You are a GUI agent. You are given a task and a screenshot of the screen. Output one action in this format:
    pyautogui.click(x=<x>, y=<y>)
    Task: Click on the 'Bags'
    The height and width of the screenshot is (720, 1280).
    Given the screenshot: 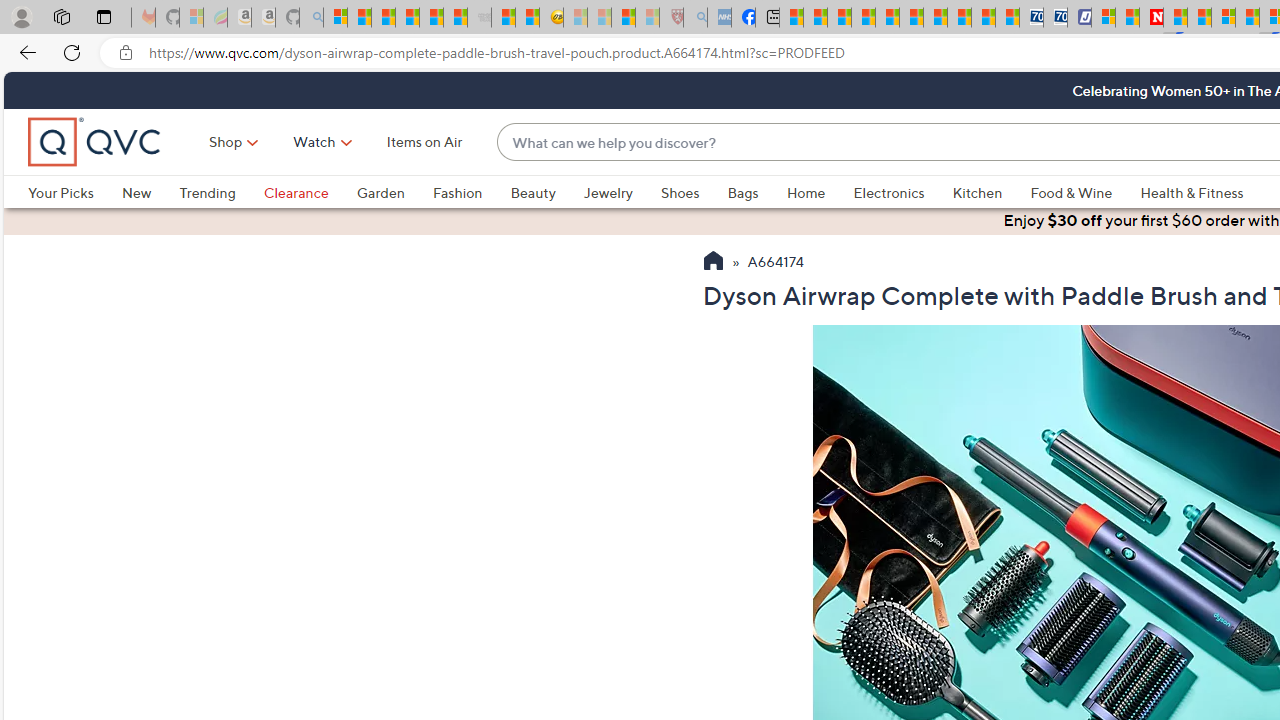 What is the action you would take?
    pyautogui.click(x=742, y=192)
    